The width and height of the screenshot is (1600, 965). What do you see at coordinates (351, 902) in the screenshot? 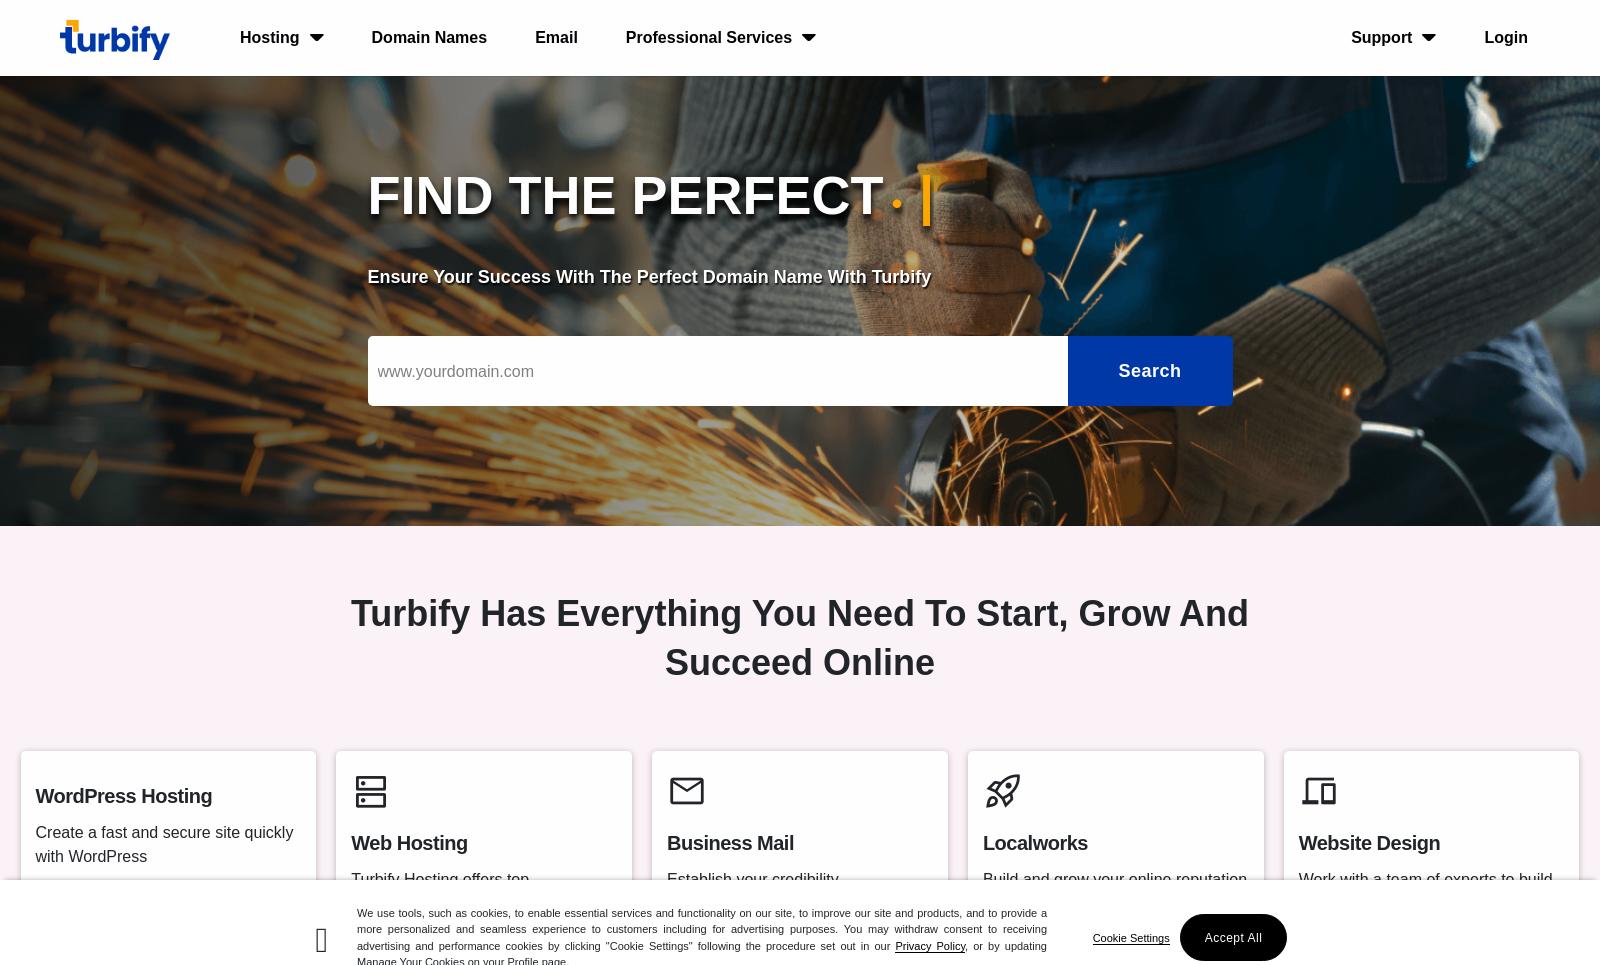
I see `'Turbify Hosting offers top performance and security for your website'` at bounding box center [351, 902].